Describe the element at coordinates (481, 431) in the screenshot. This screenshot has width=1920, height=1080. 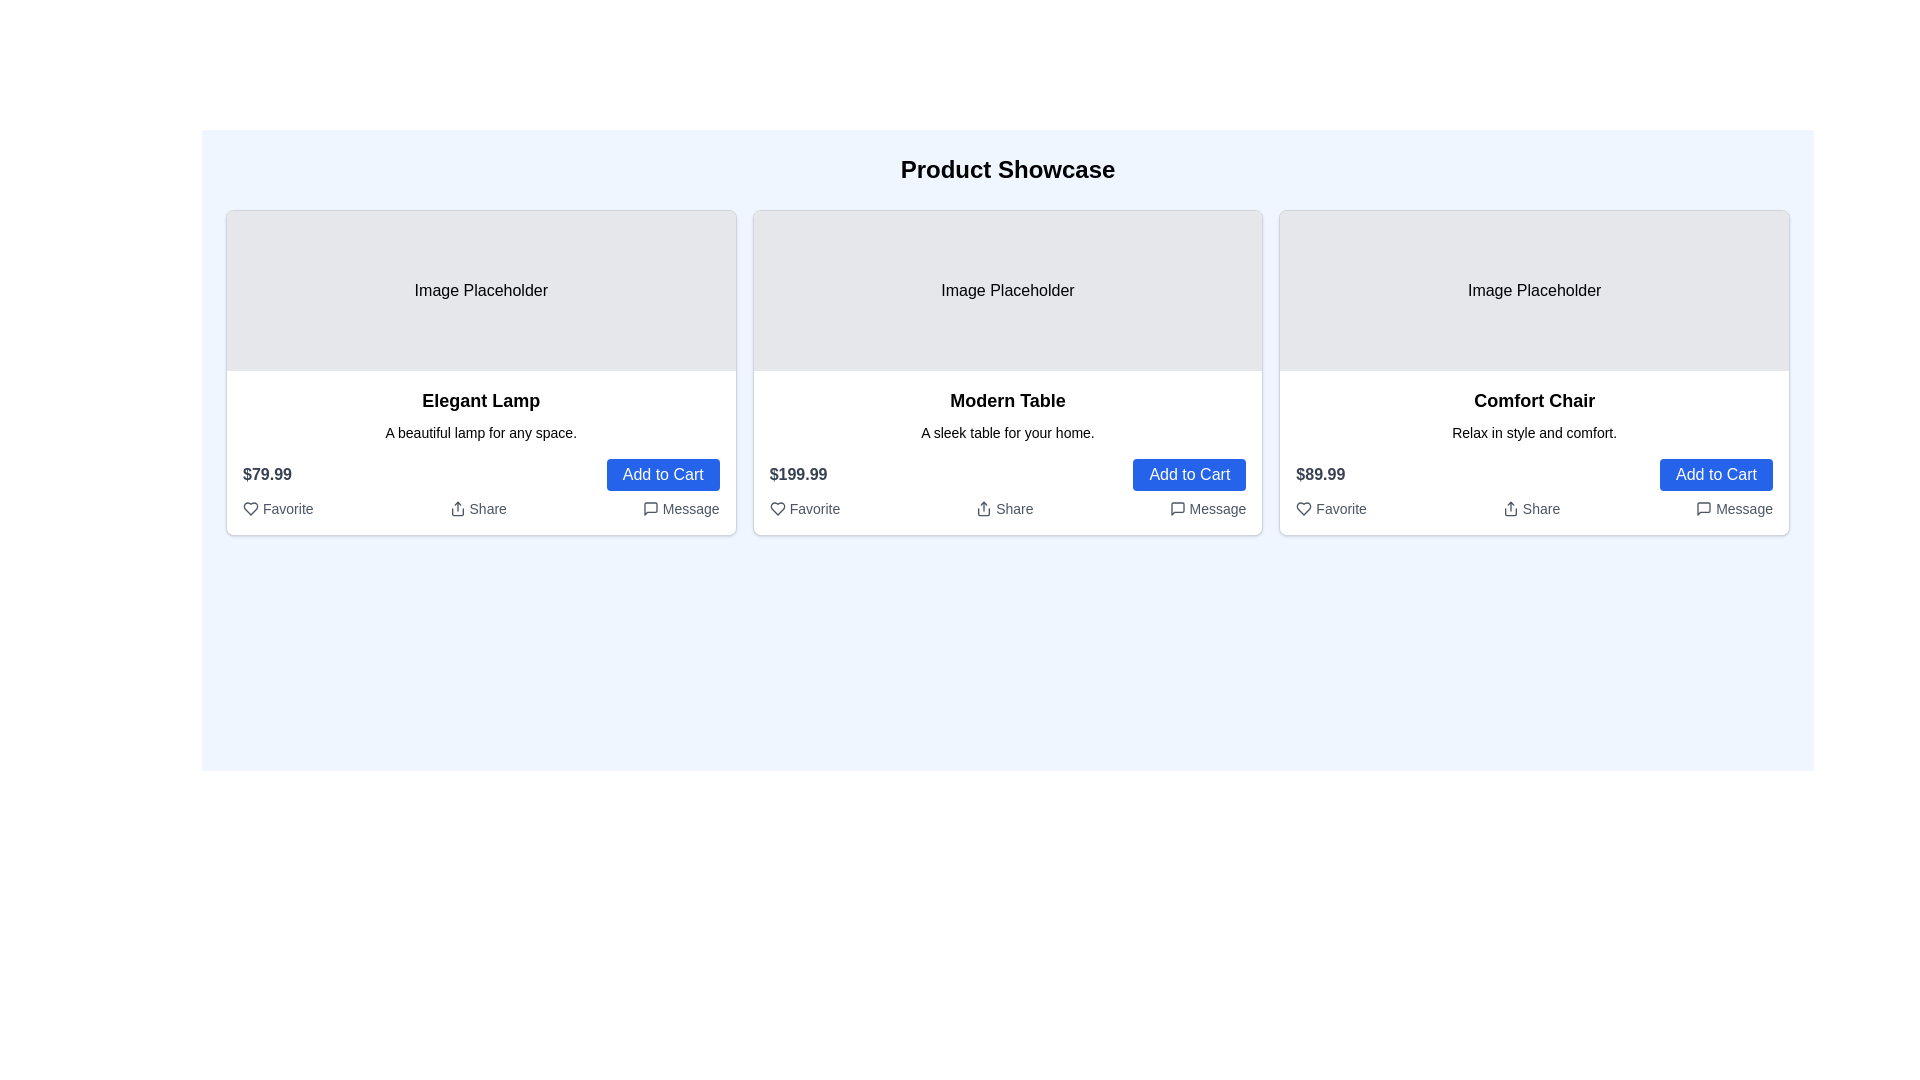
I see `the static text label that reads 'A beautiful lamp for any space.', which is located directly beneath the product title 'Elegant Lamp'` at that location.